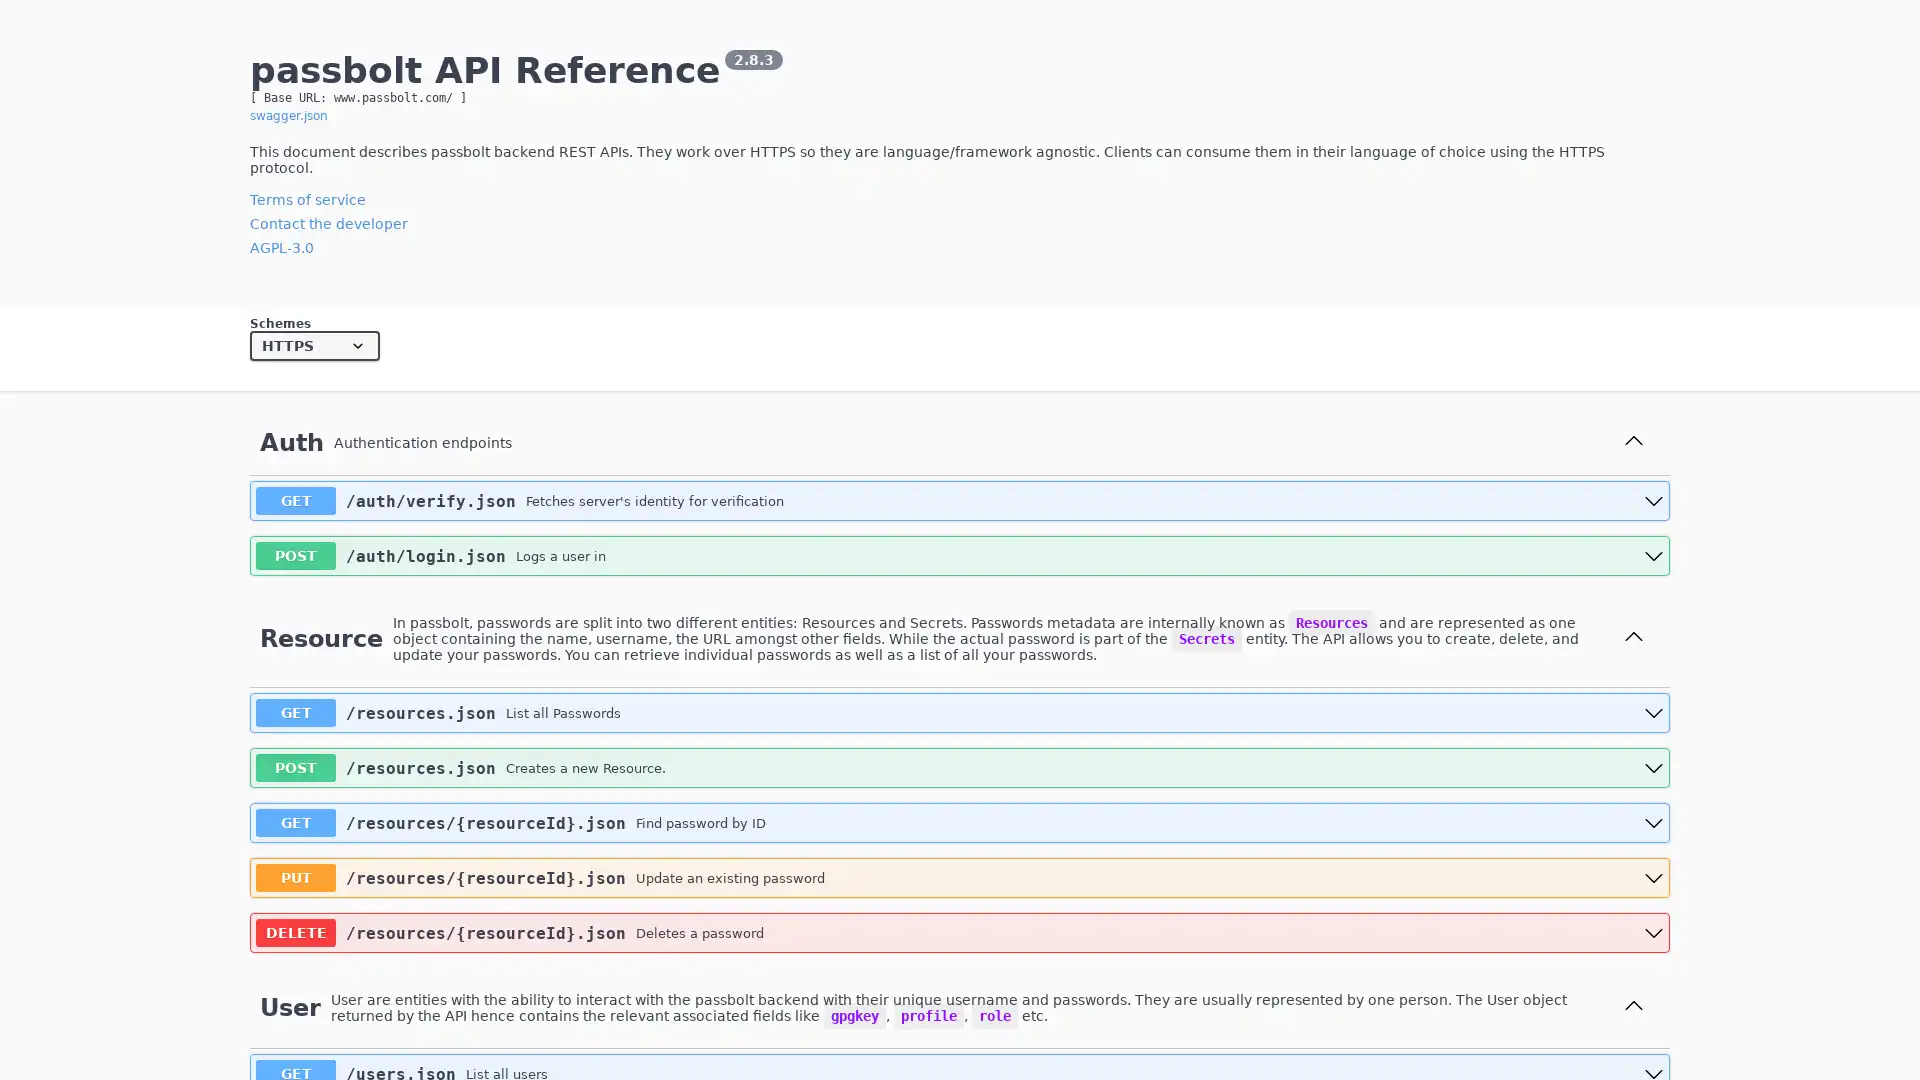 This screenshot has height=1080, width=1920. What do you see at coordinates (960, 555) in the screenshot?
I see `post /auth/login.json` at bounding box center [960, 555].